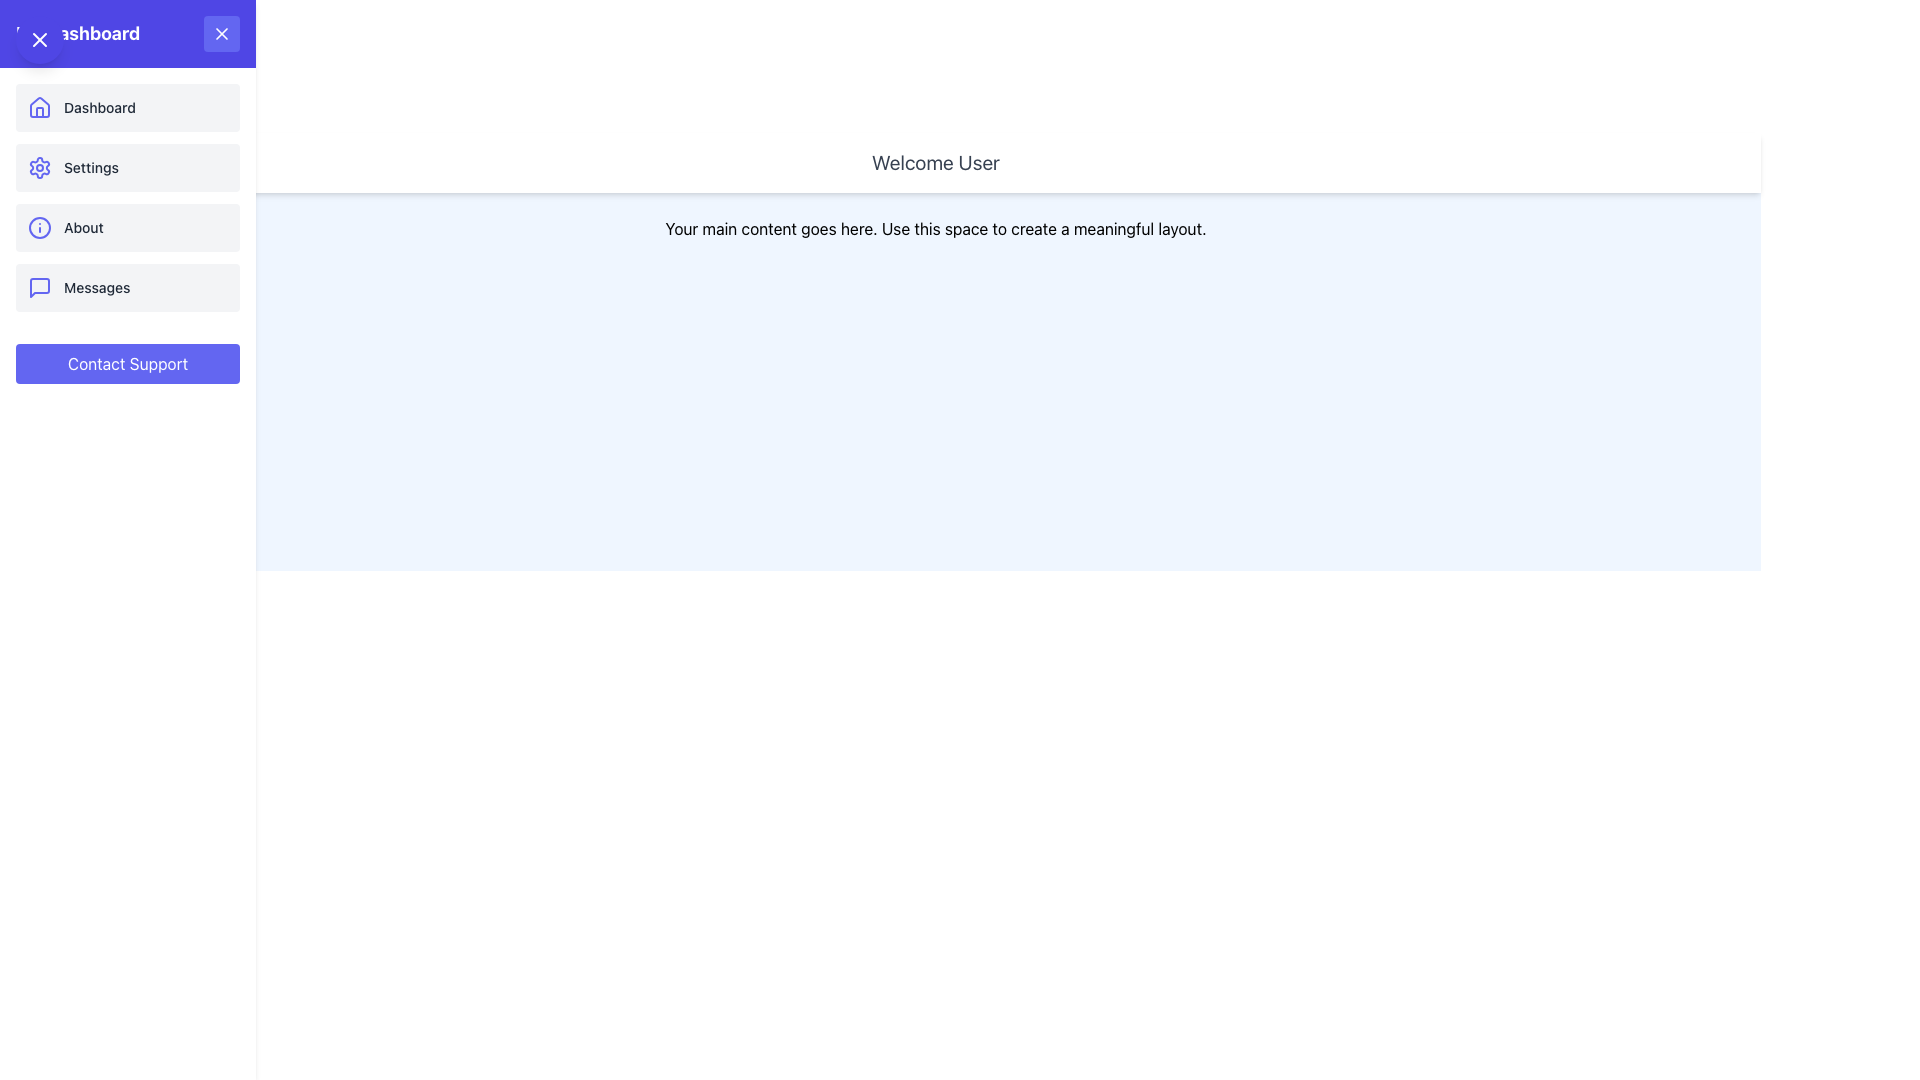  What do you see at coordinates (935, 161) in the screenshot?
I see `the static text label displaying 'Welcome User' located at the top center of the interface, below the navigation bar` at bounding box center [935, 161].